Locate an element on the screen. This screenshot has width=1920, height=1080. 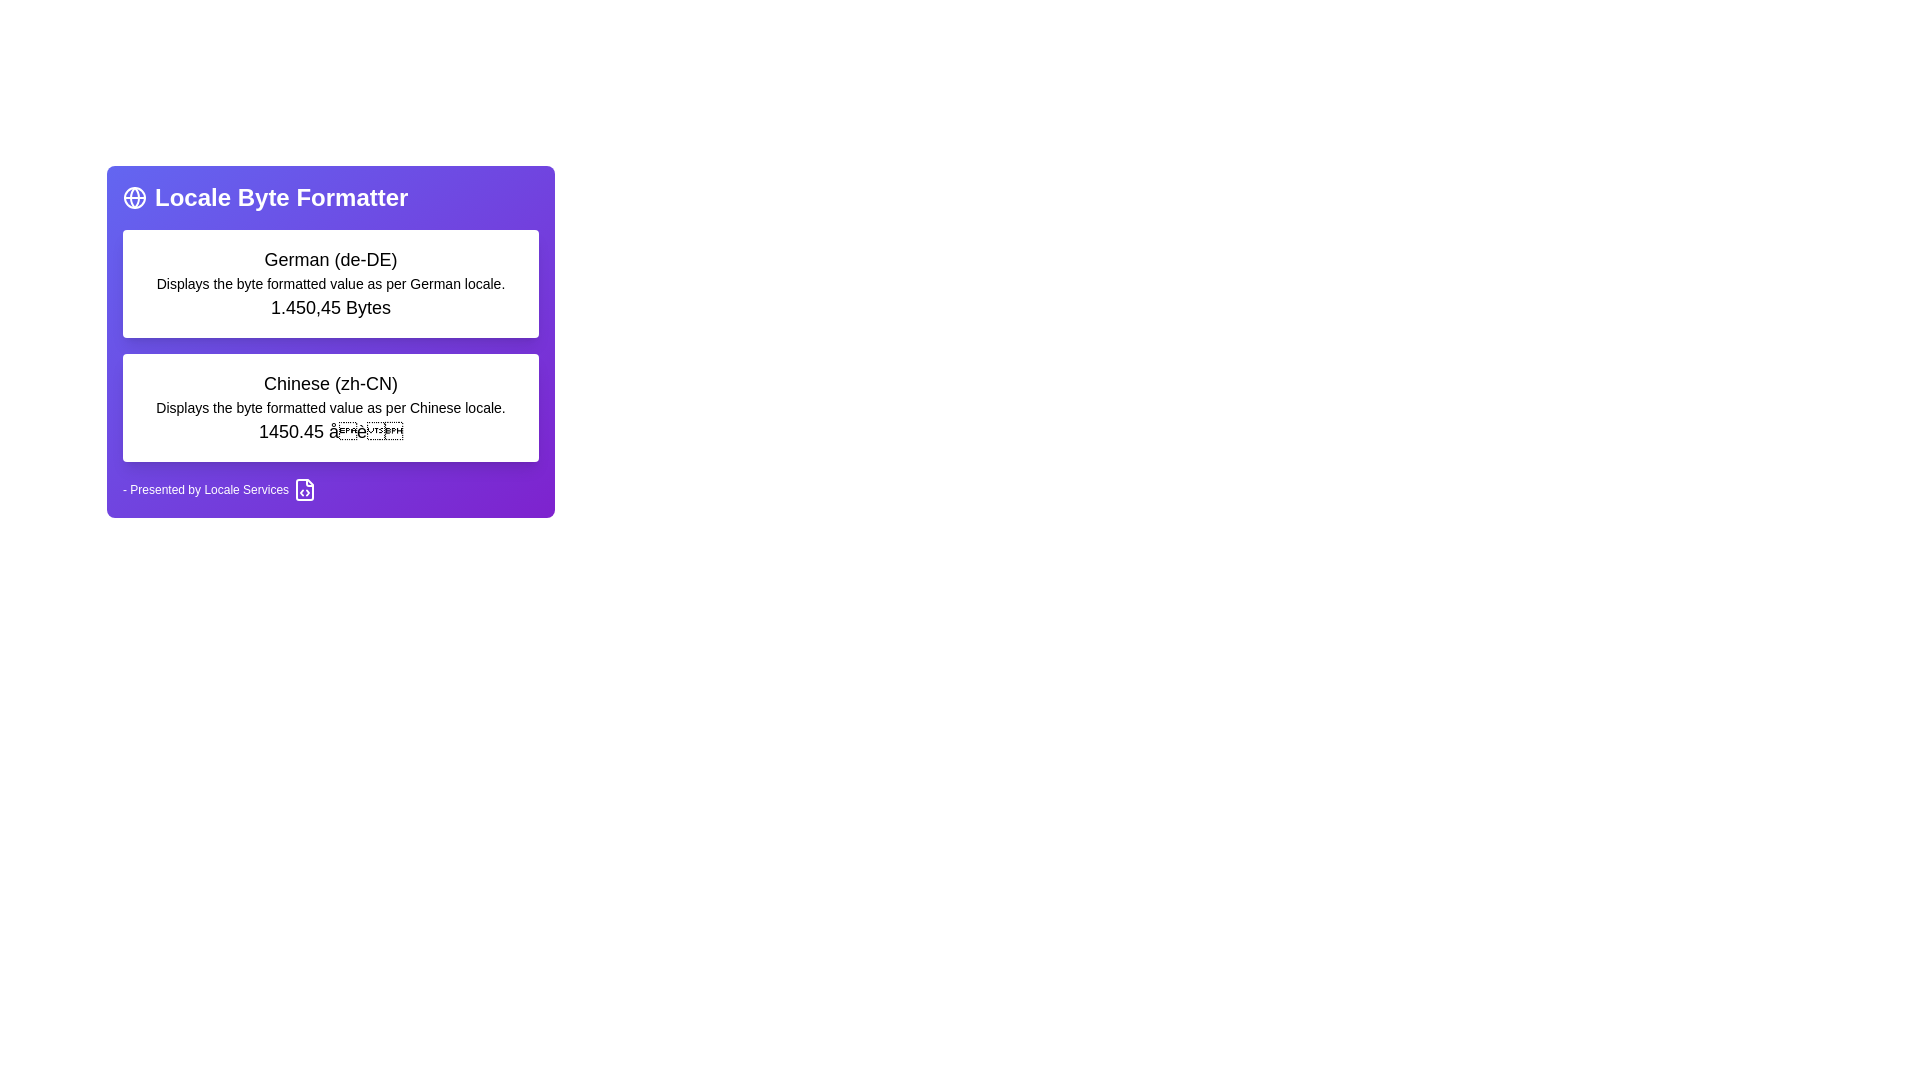
the Informational panel that contains locale-specific information for German (de-DE) and Chinese (zh-CN), located centrally beneath the title 'Locale Byte Formatter' is located at coordinates (331, 345).